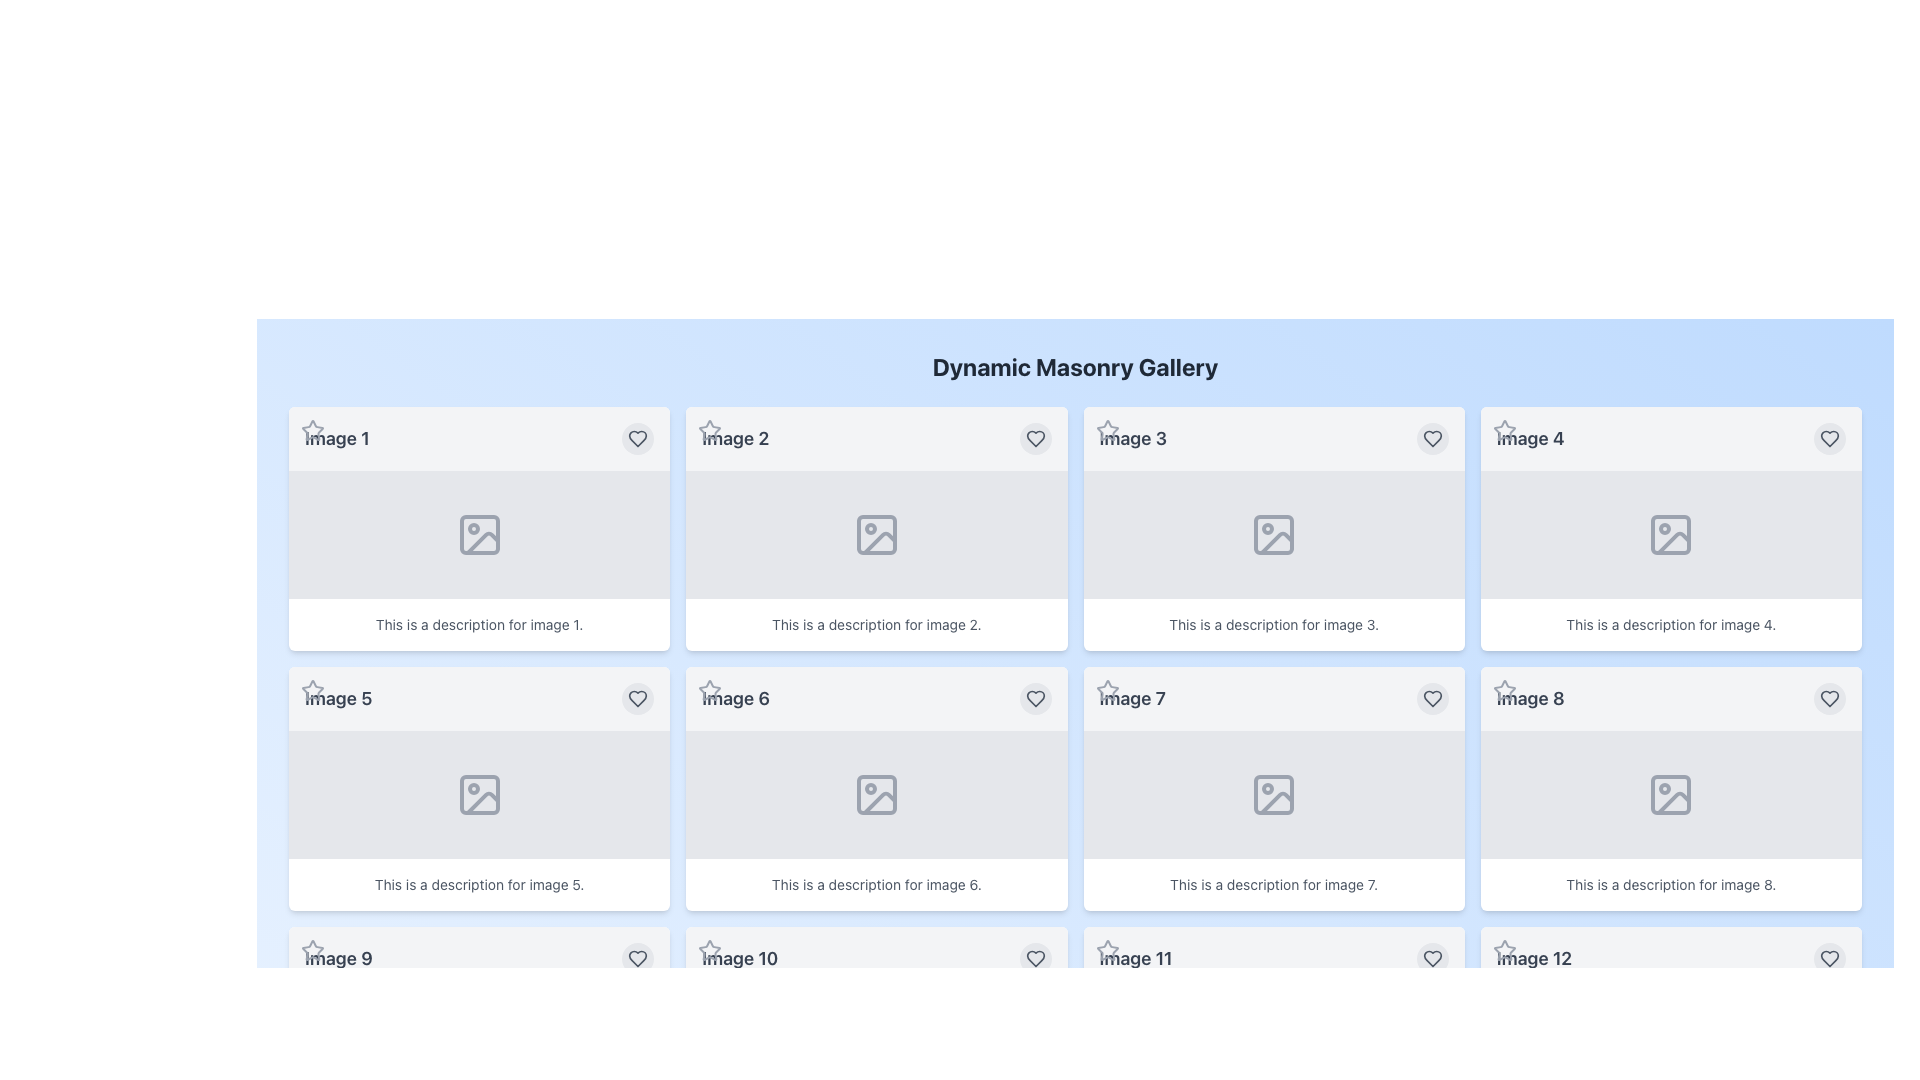 The image size is (1920, 1080). Describe the element at coordinates (879, 802) in the screenshot. I see `the decorative vector graphic representing a mountain in the sixth box of the gallery grid, located in the bottom half of the icon` at that location.